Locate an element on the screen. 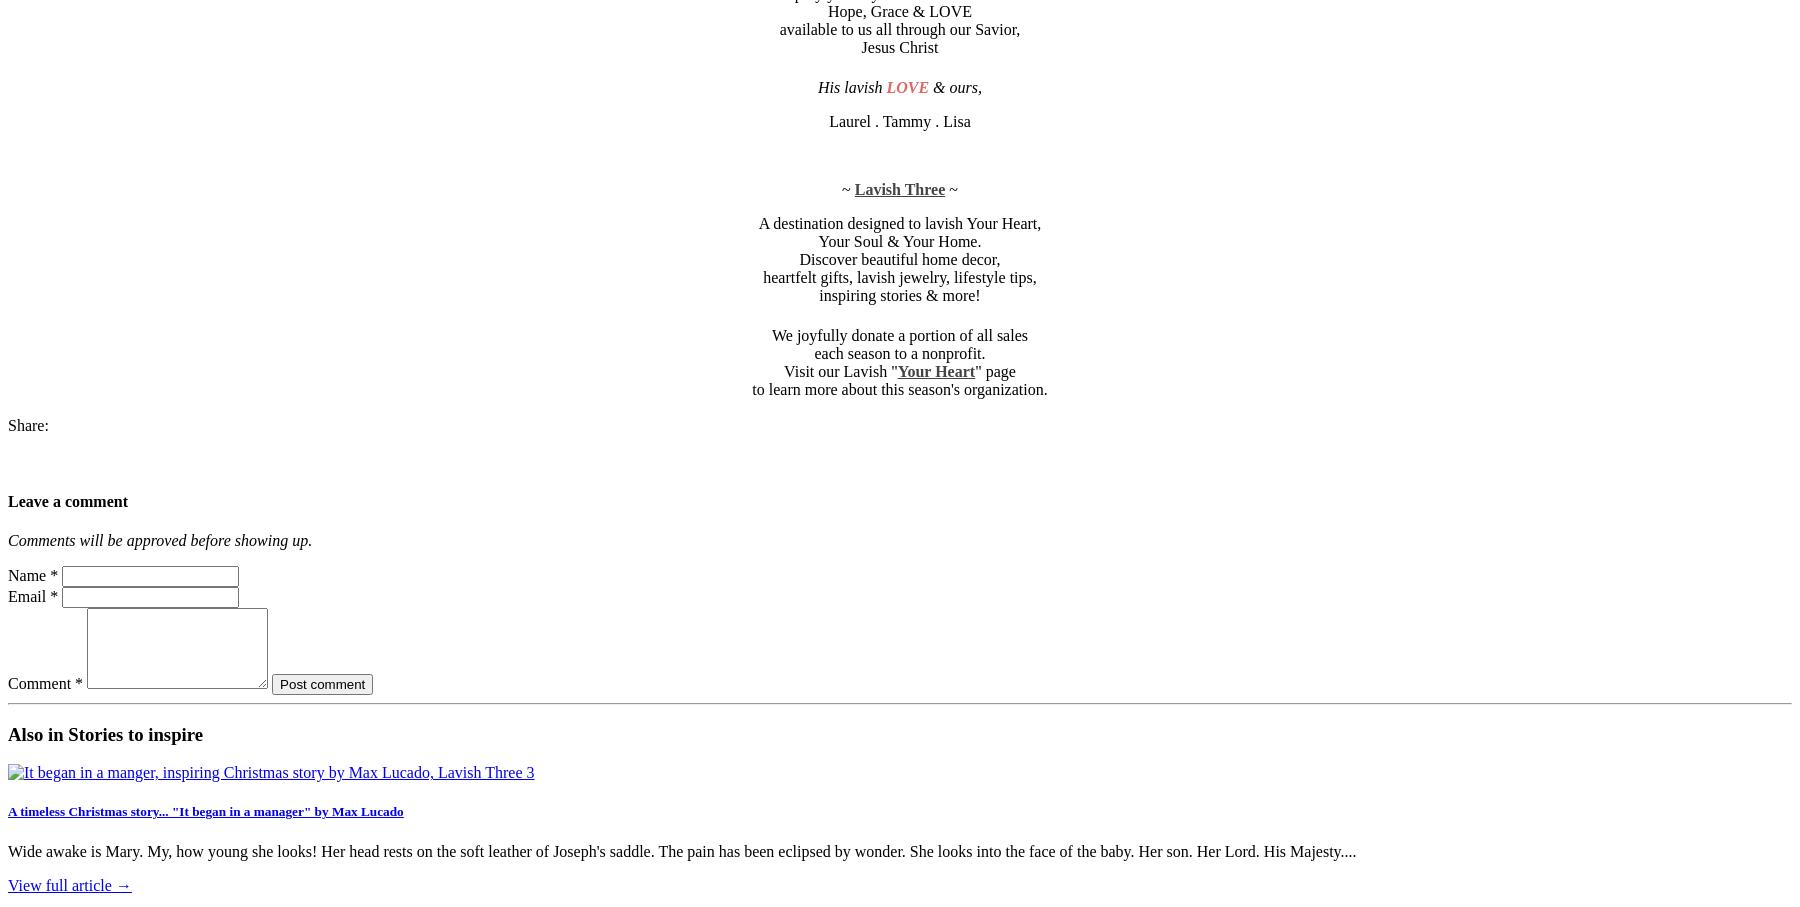  '& ours' is located at coordinates (954, 86).